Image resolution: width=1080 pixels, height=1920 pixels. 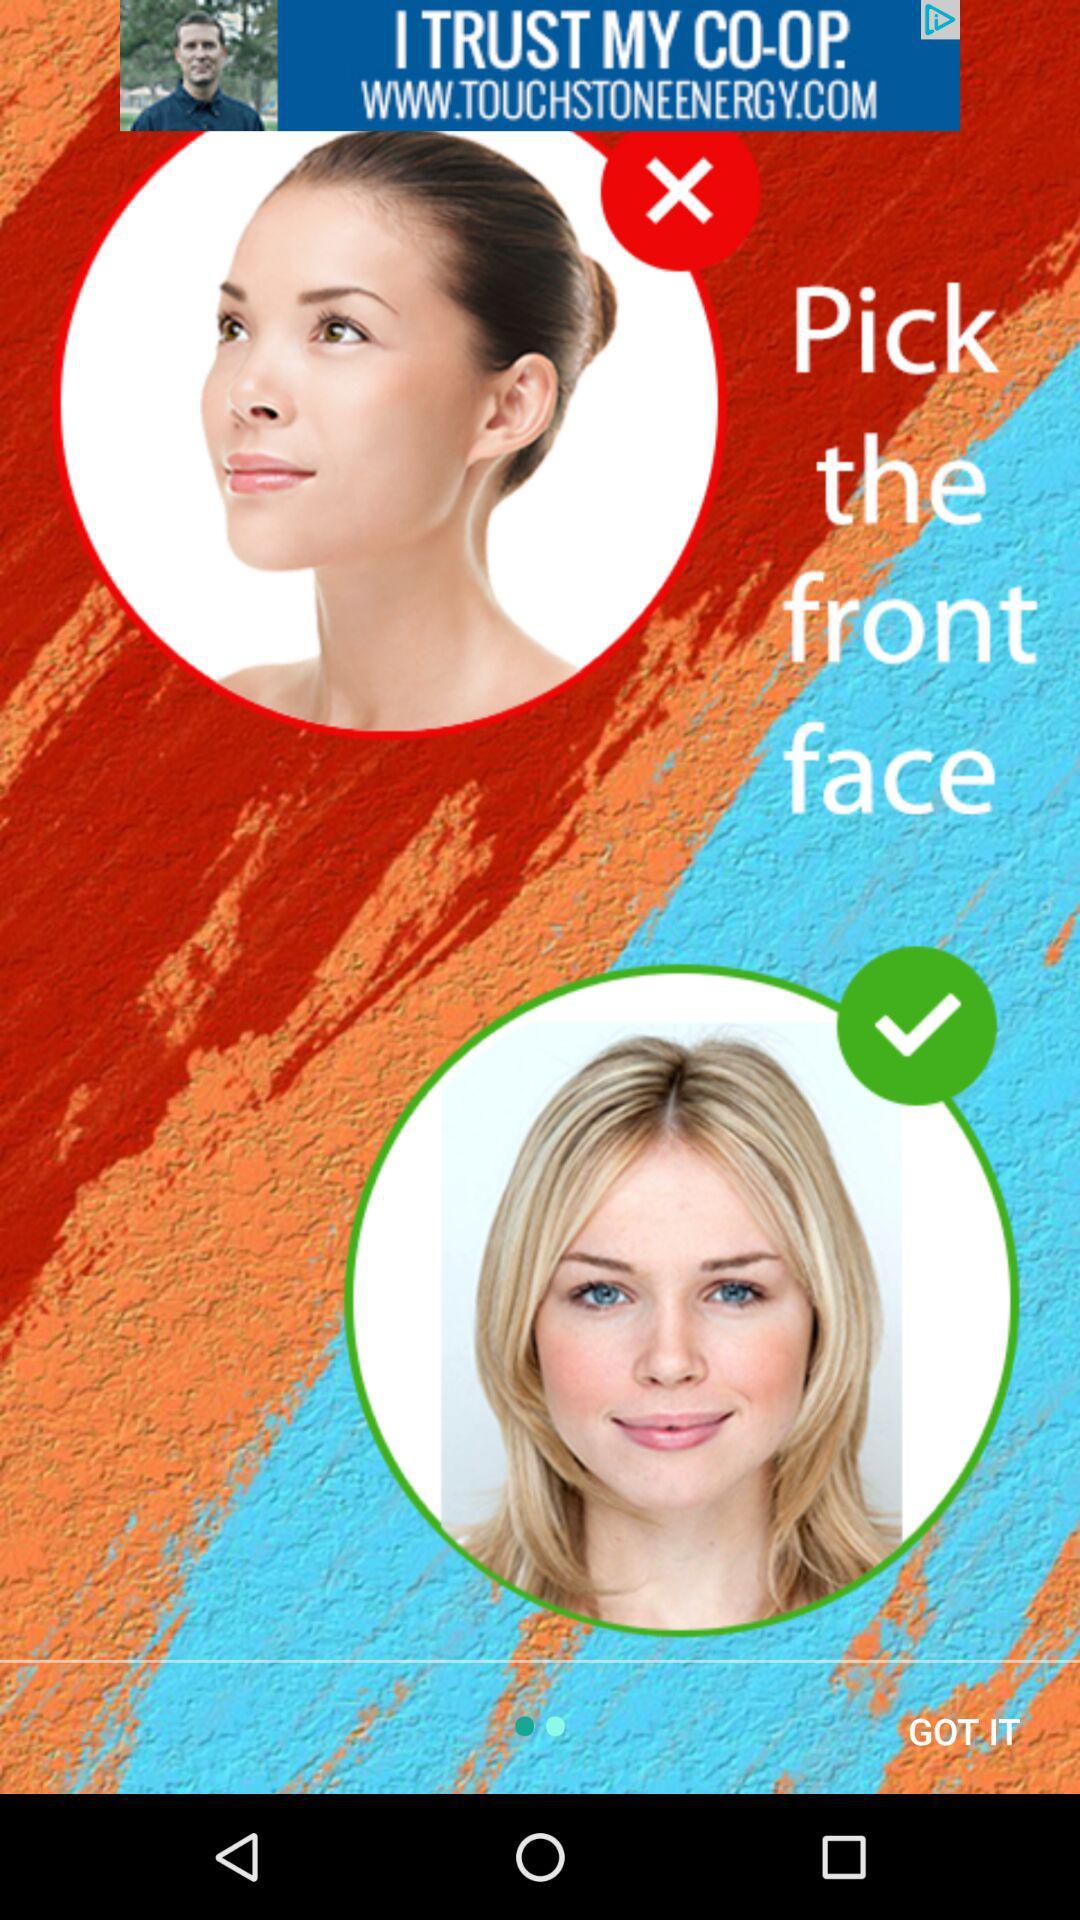 What do you see at coordinates (540, 65) in the screenshot?
I see `sponsored content` at bounding box center [540, 65].